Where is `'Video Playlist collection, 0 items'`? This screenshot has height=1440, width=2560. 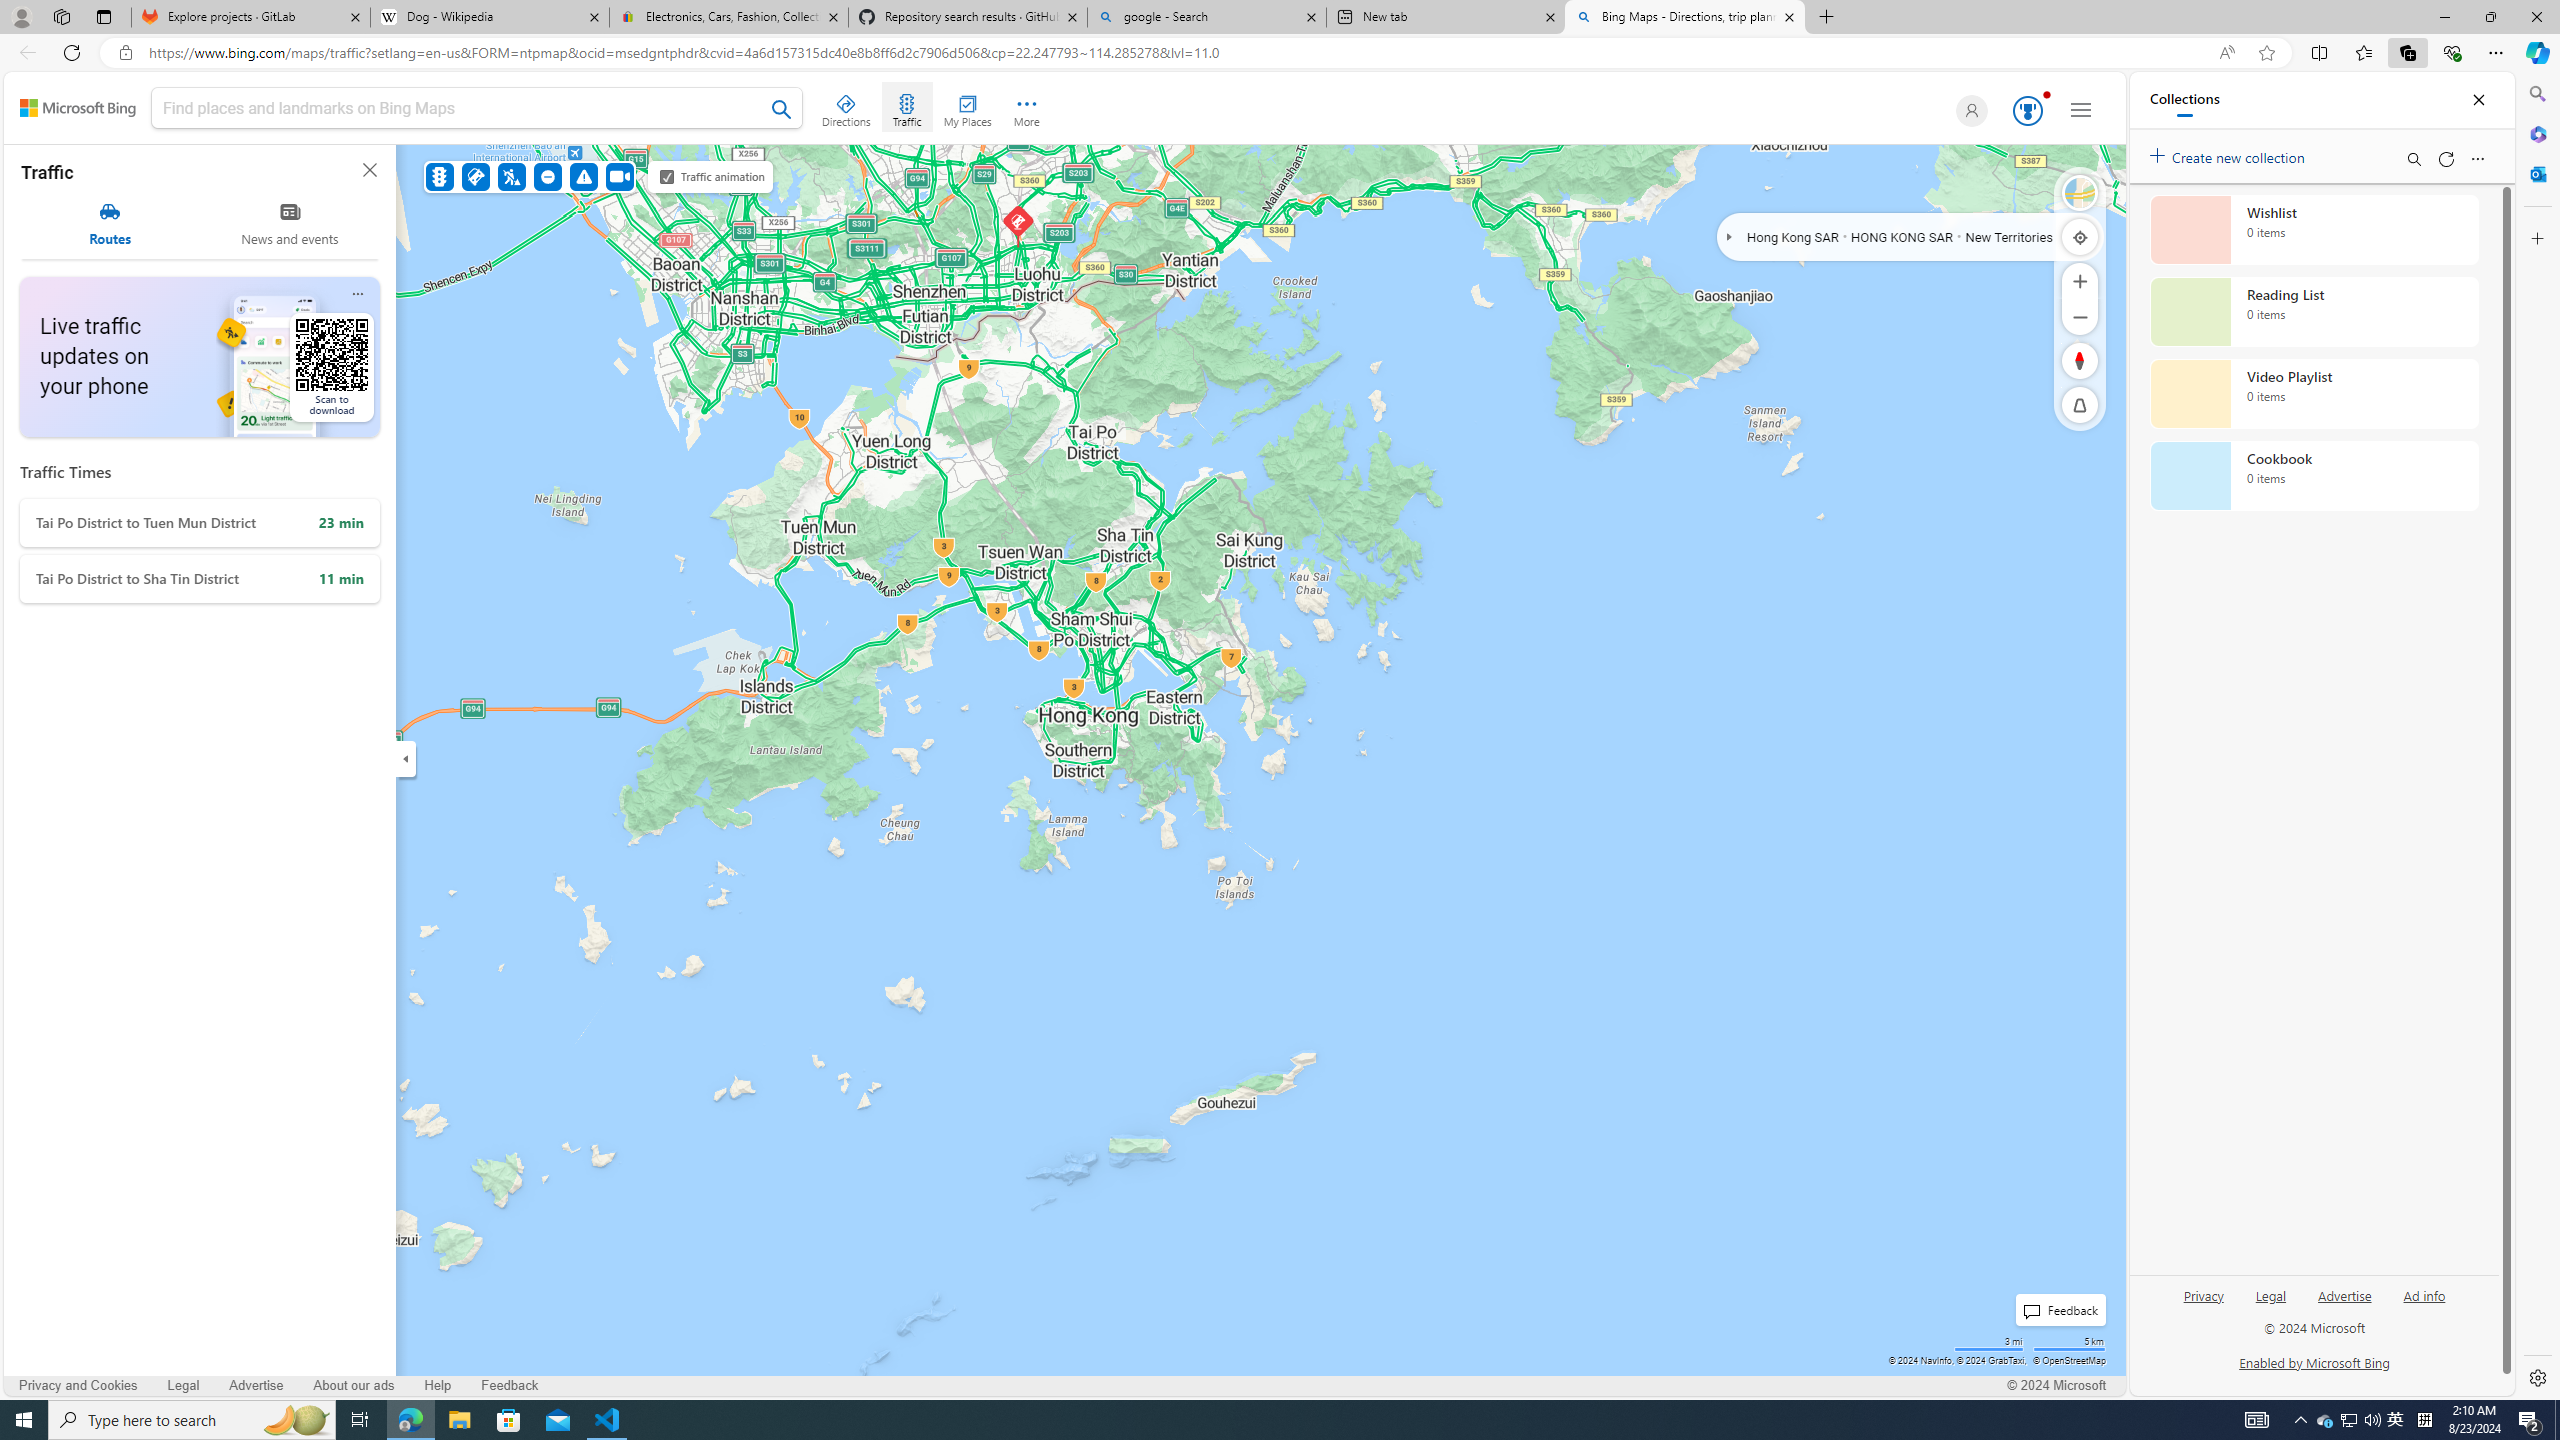
'Video Playlist collection, 0 items' is located at coordinates (2314, 392).